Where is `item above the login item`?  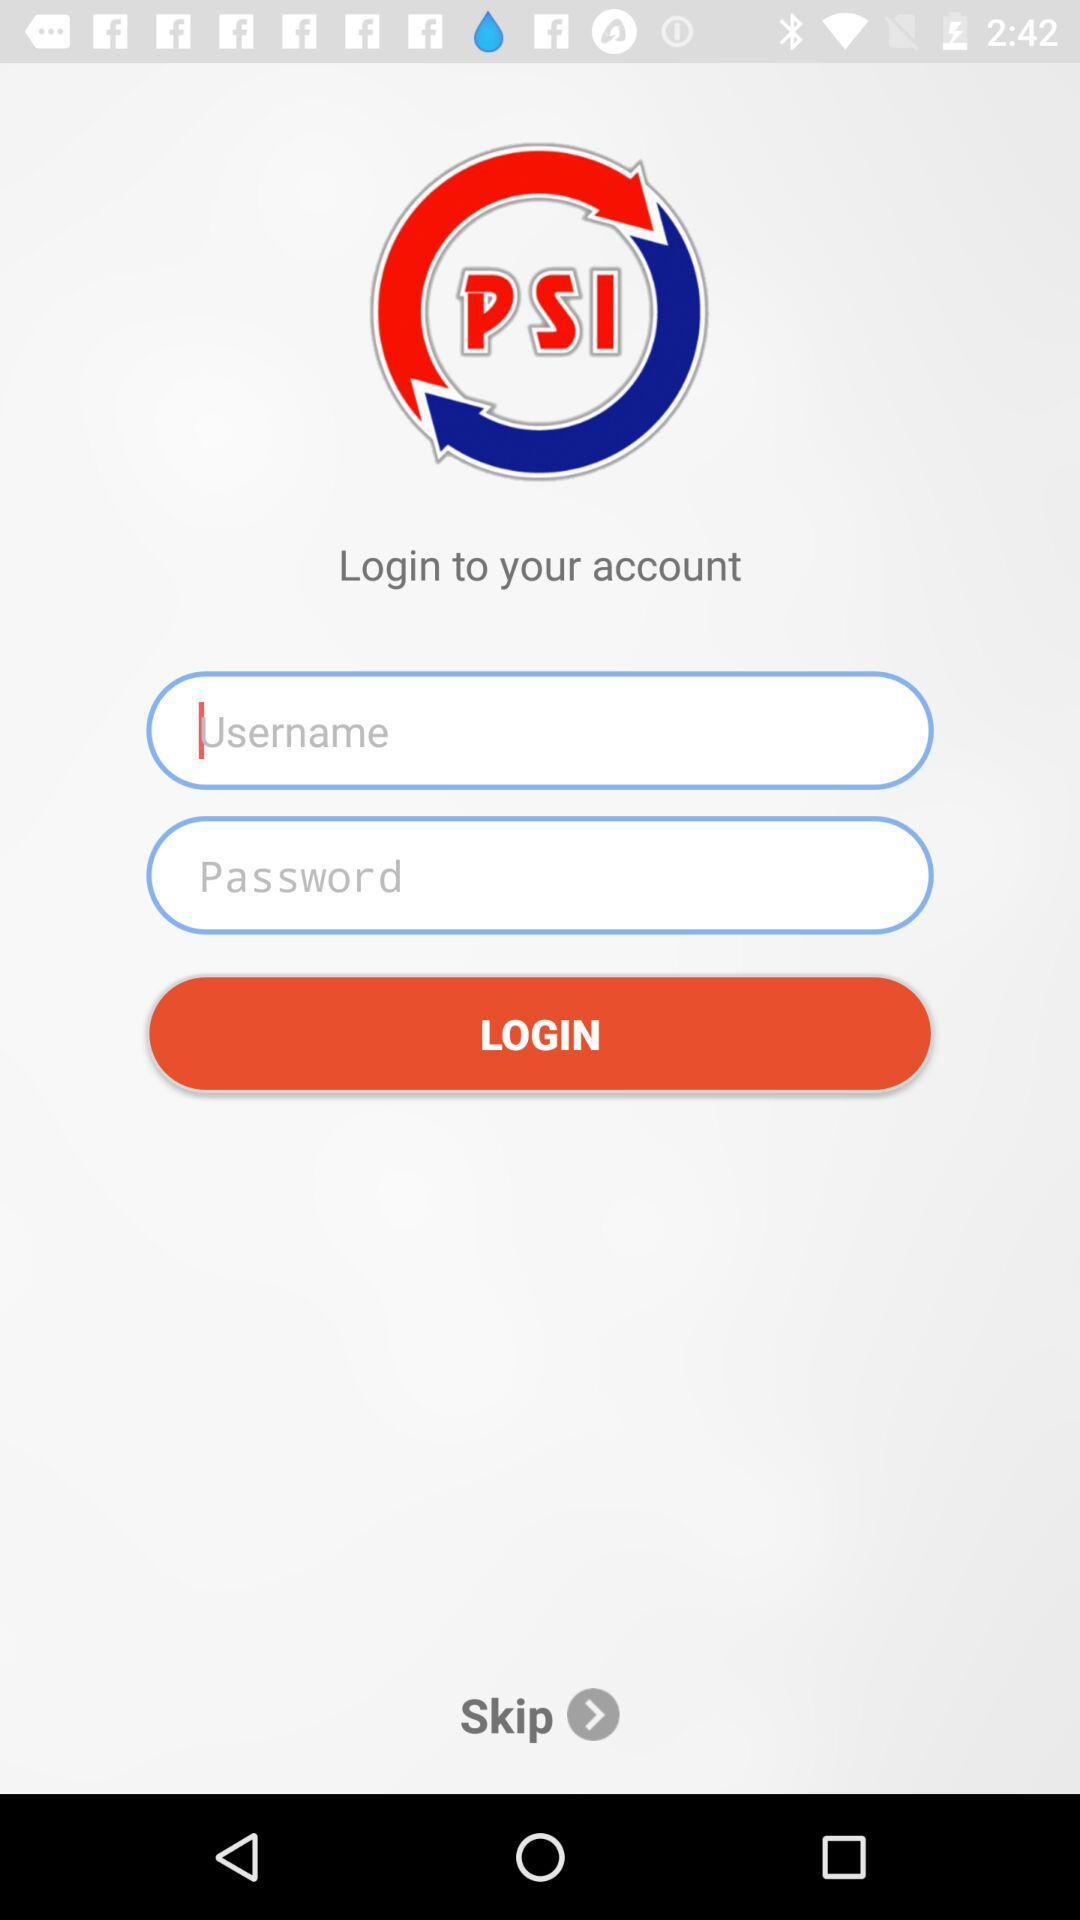
item above the login item is located at coordinates (540, 875).